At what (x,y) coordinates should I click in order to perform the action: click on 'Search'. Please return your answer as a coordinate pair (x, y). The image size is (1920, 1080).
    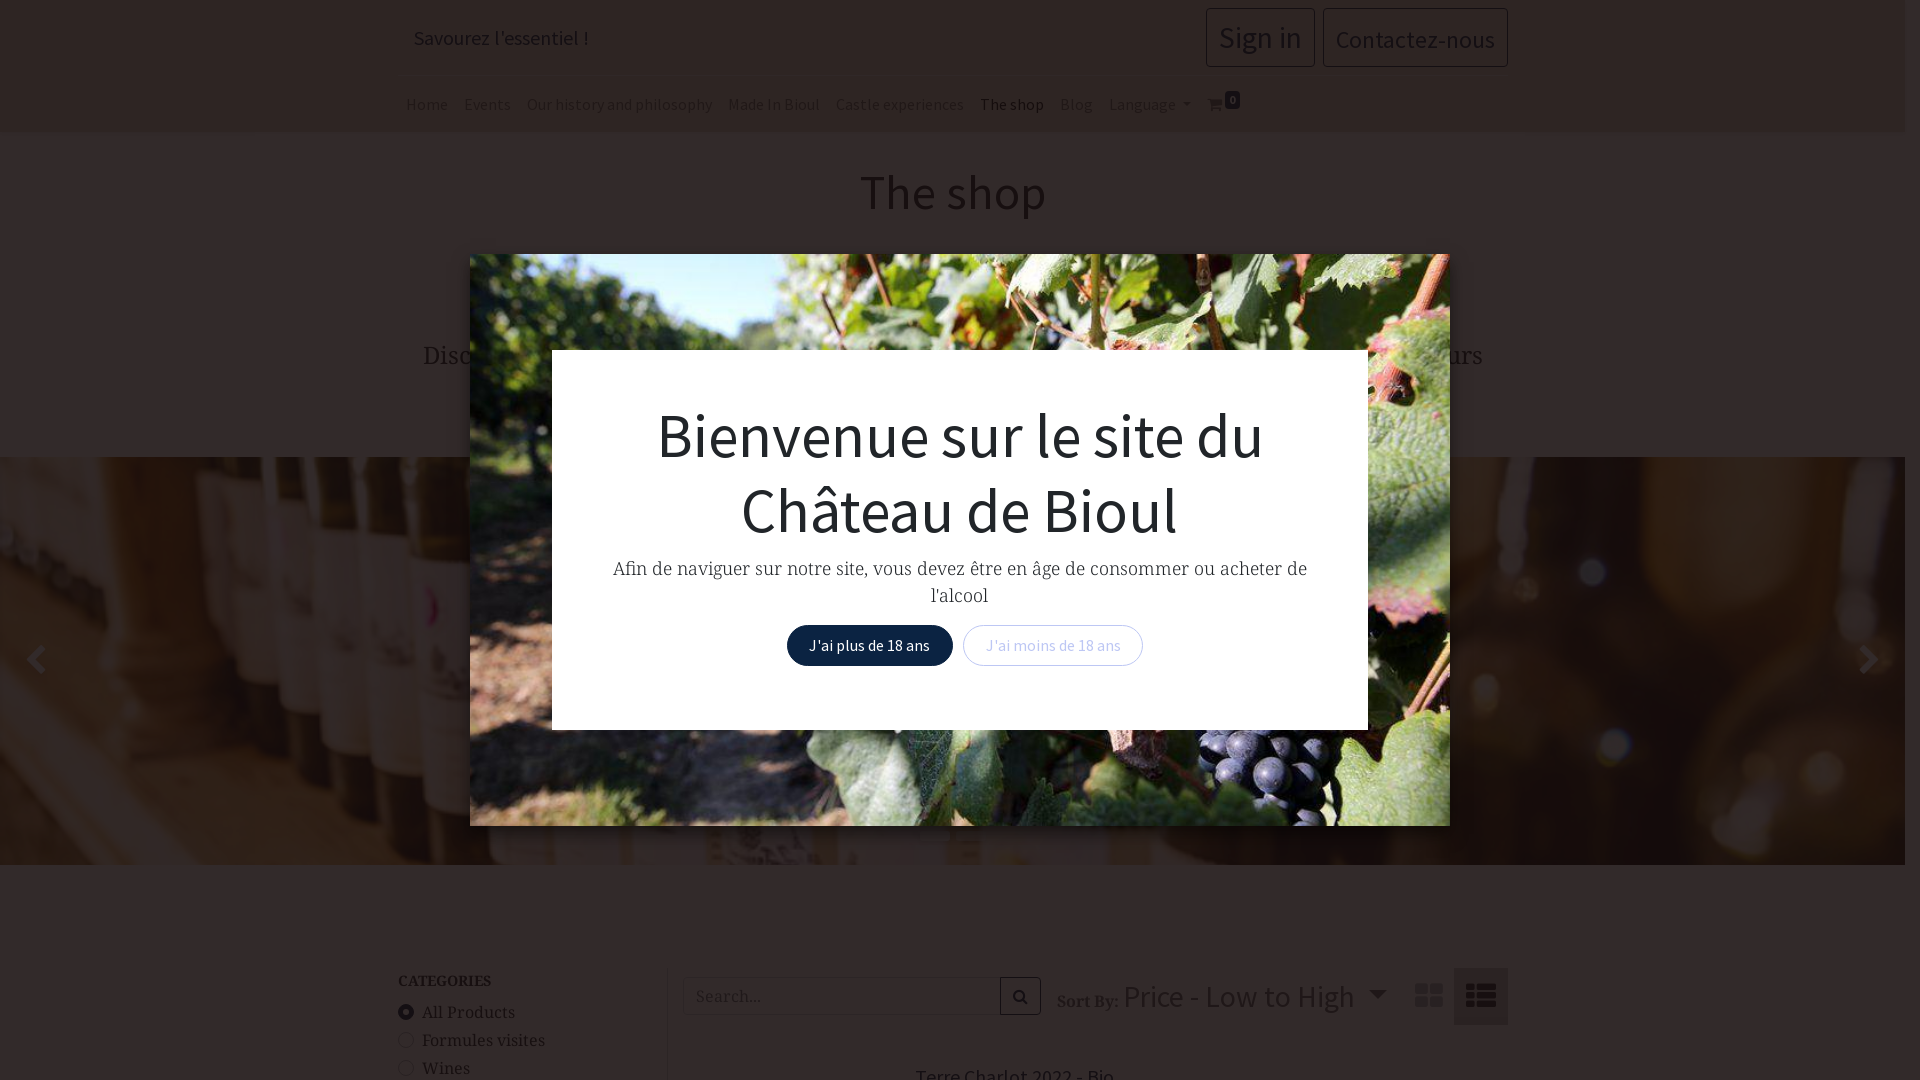
    Looking at the image, I should click on (1020, 995).